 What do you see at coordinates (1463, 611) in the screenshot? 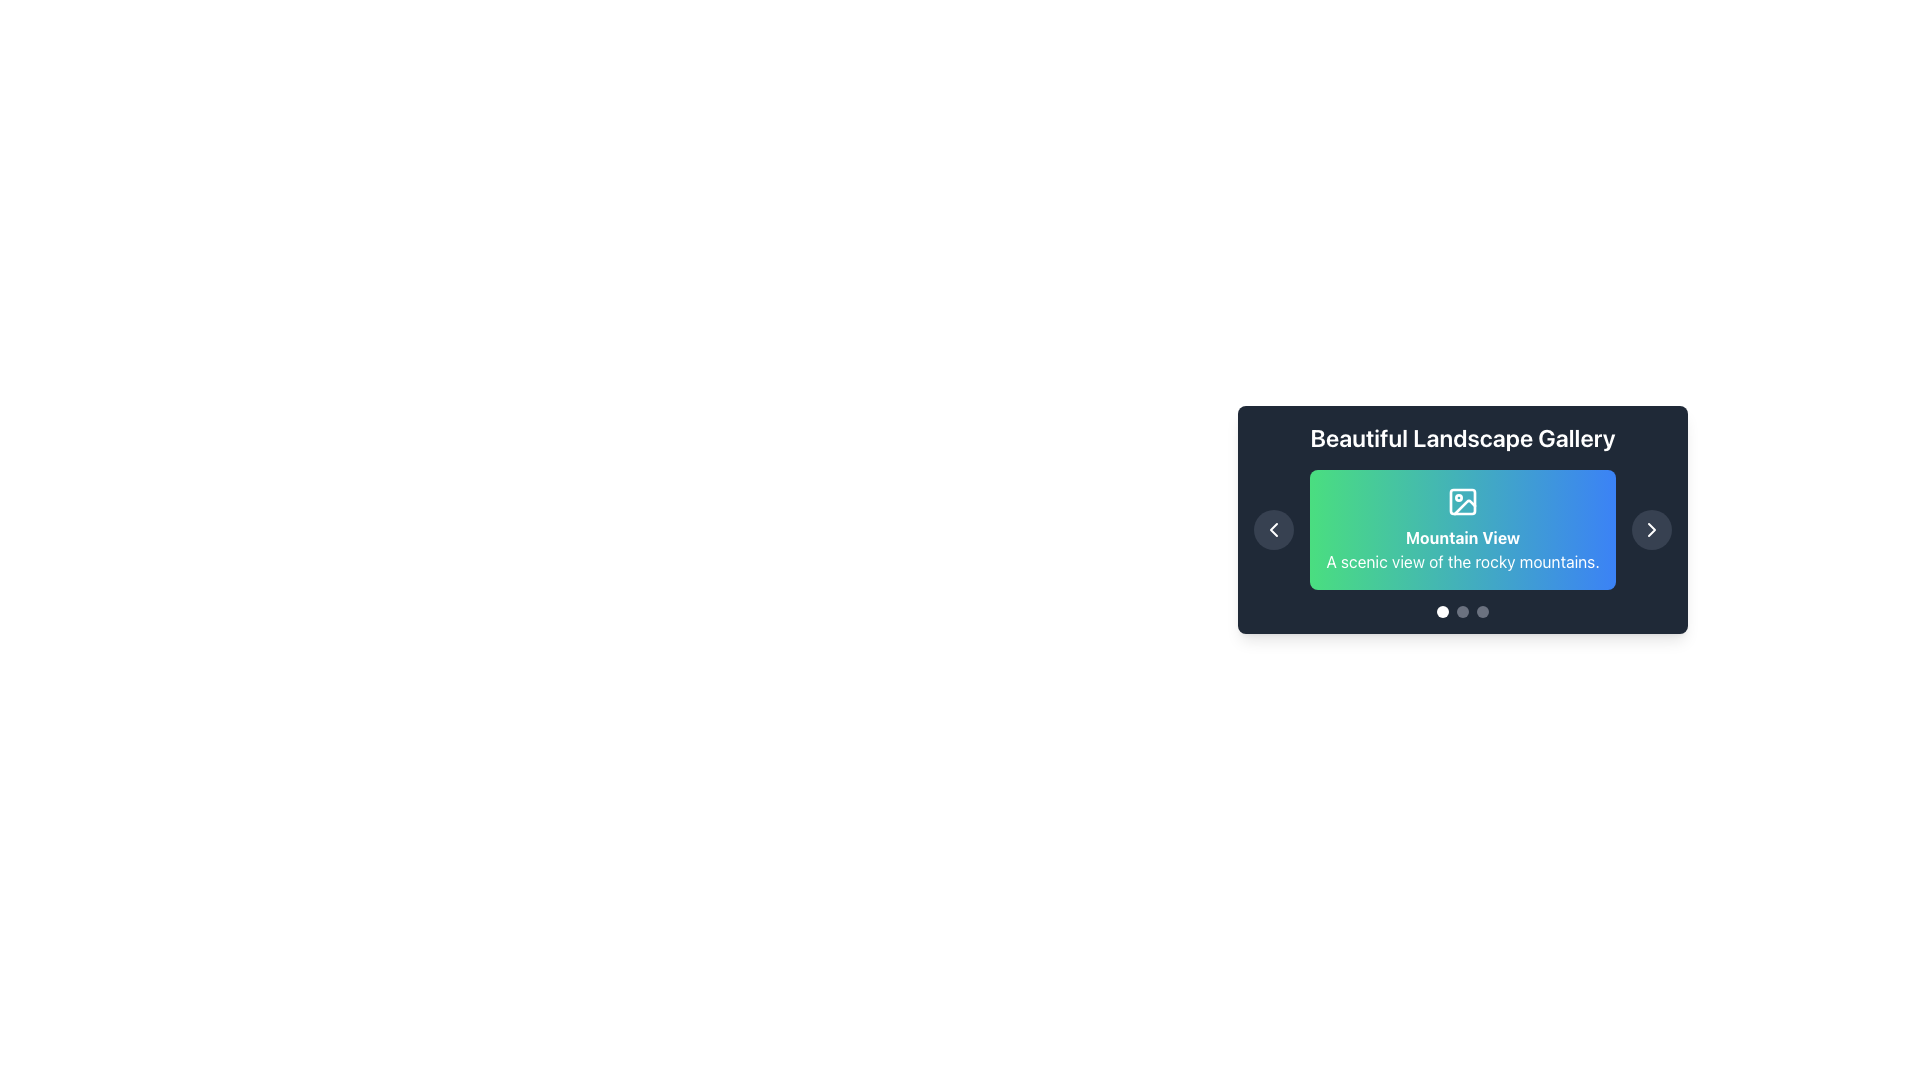
I see `the second button in the group of three navigation buttons at the bottom-center of the 'Beautiful Landscape Gallery' card` at bounding box center [1463, 611].